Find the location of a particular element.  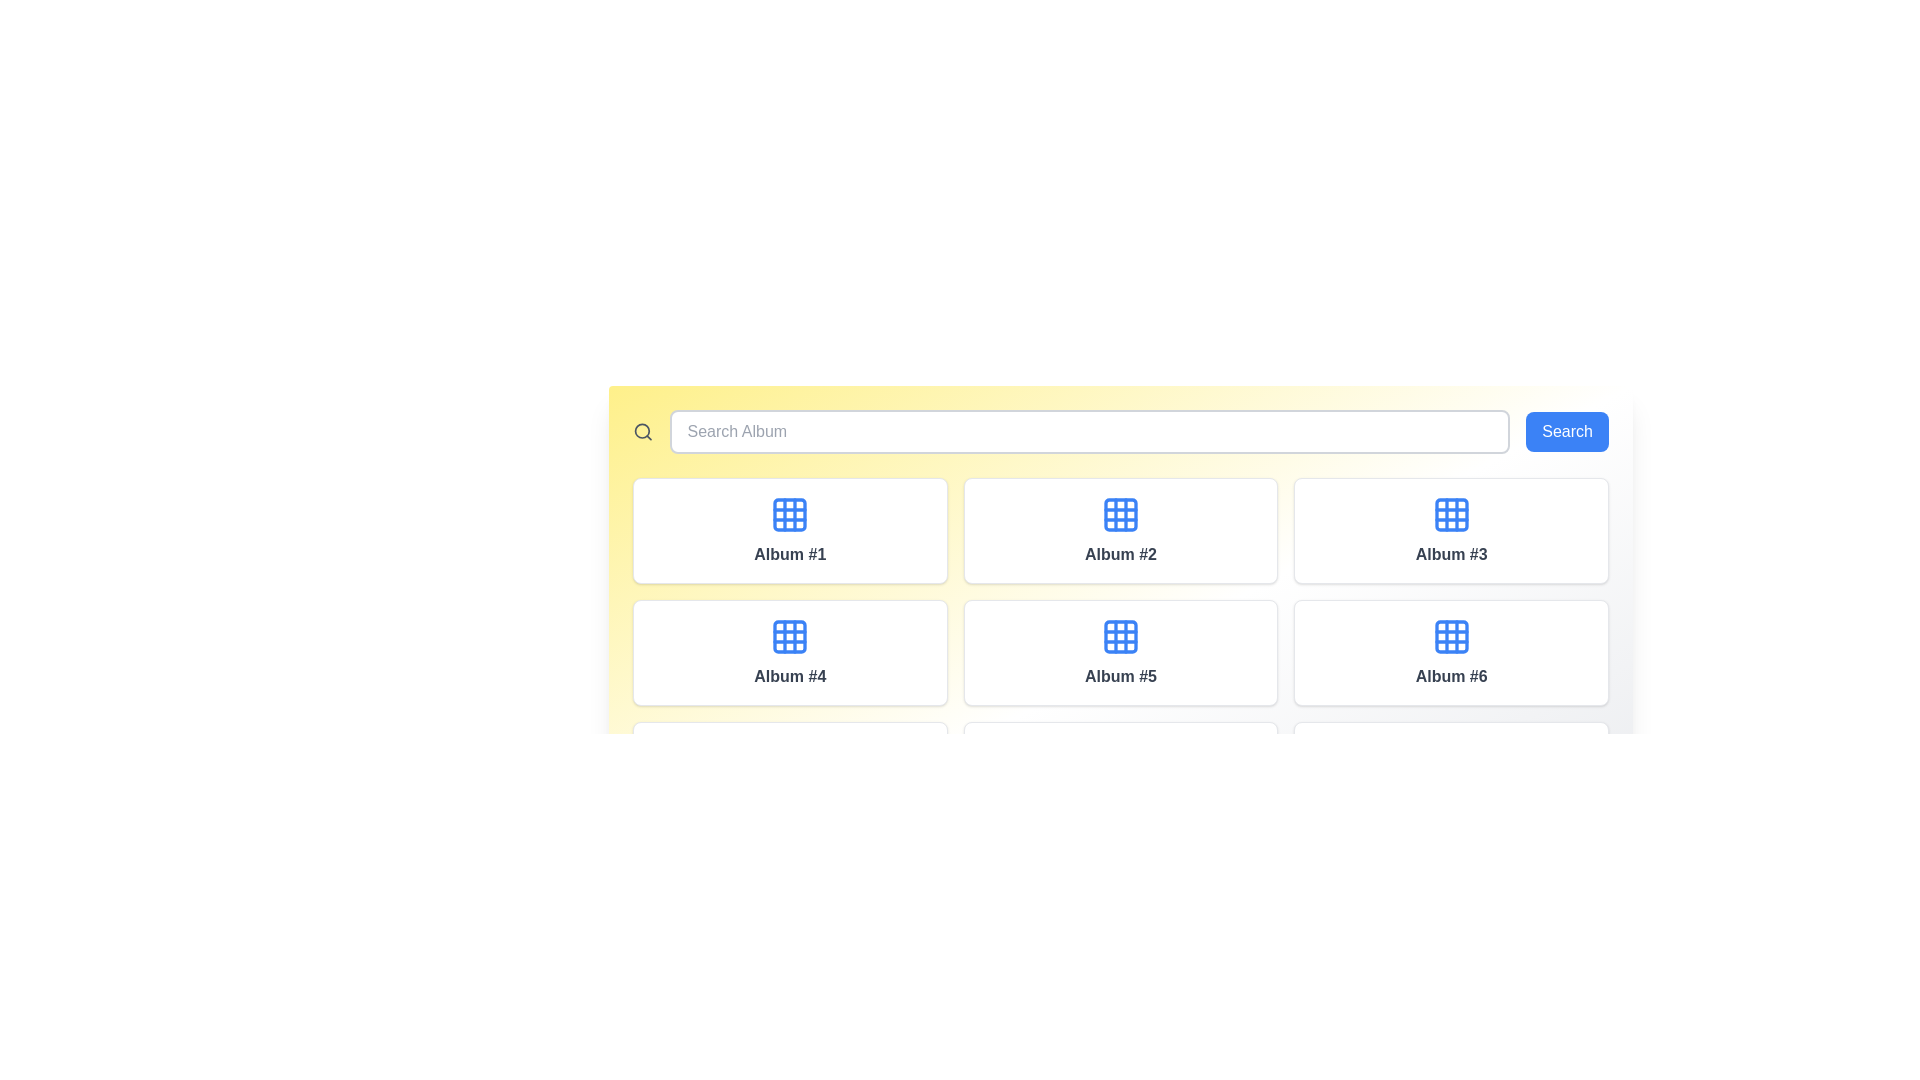

the album icon located in the top row of the album grid, positioned above the text 'Album #1' is located at coordinates (789, 514).